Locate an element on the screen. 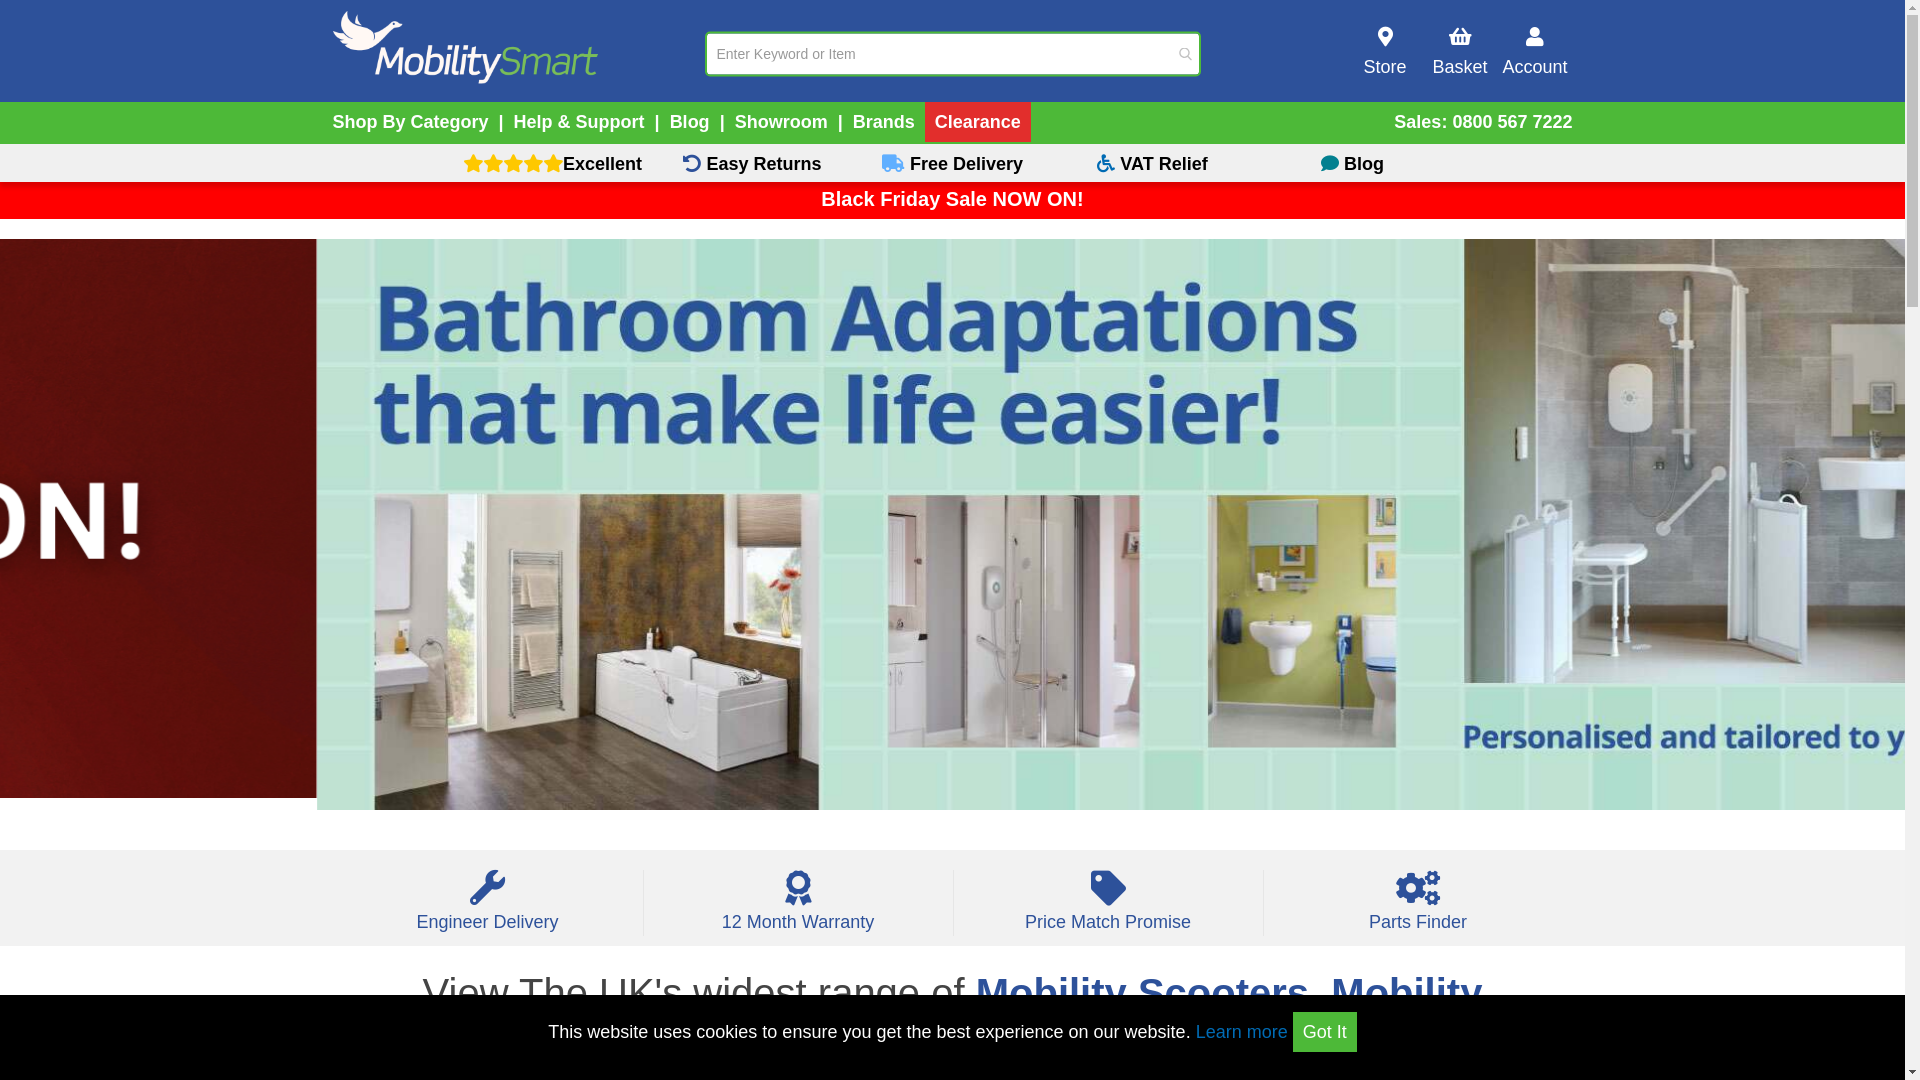 This screenshot has height=1080, width=1920. 'VAT Relief' is located at coordinates (1152, 162).